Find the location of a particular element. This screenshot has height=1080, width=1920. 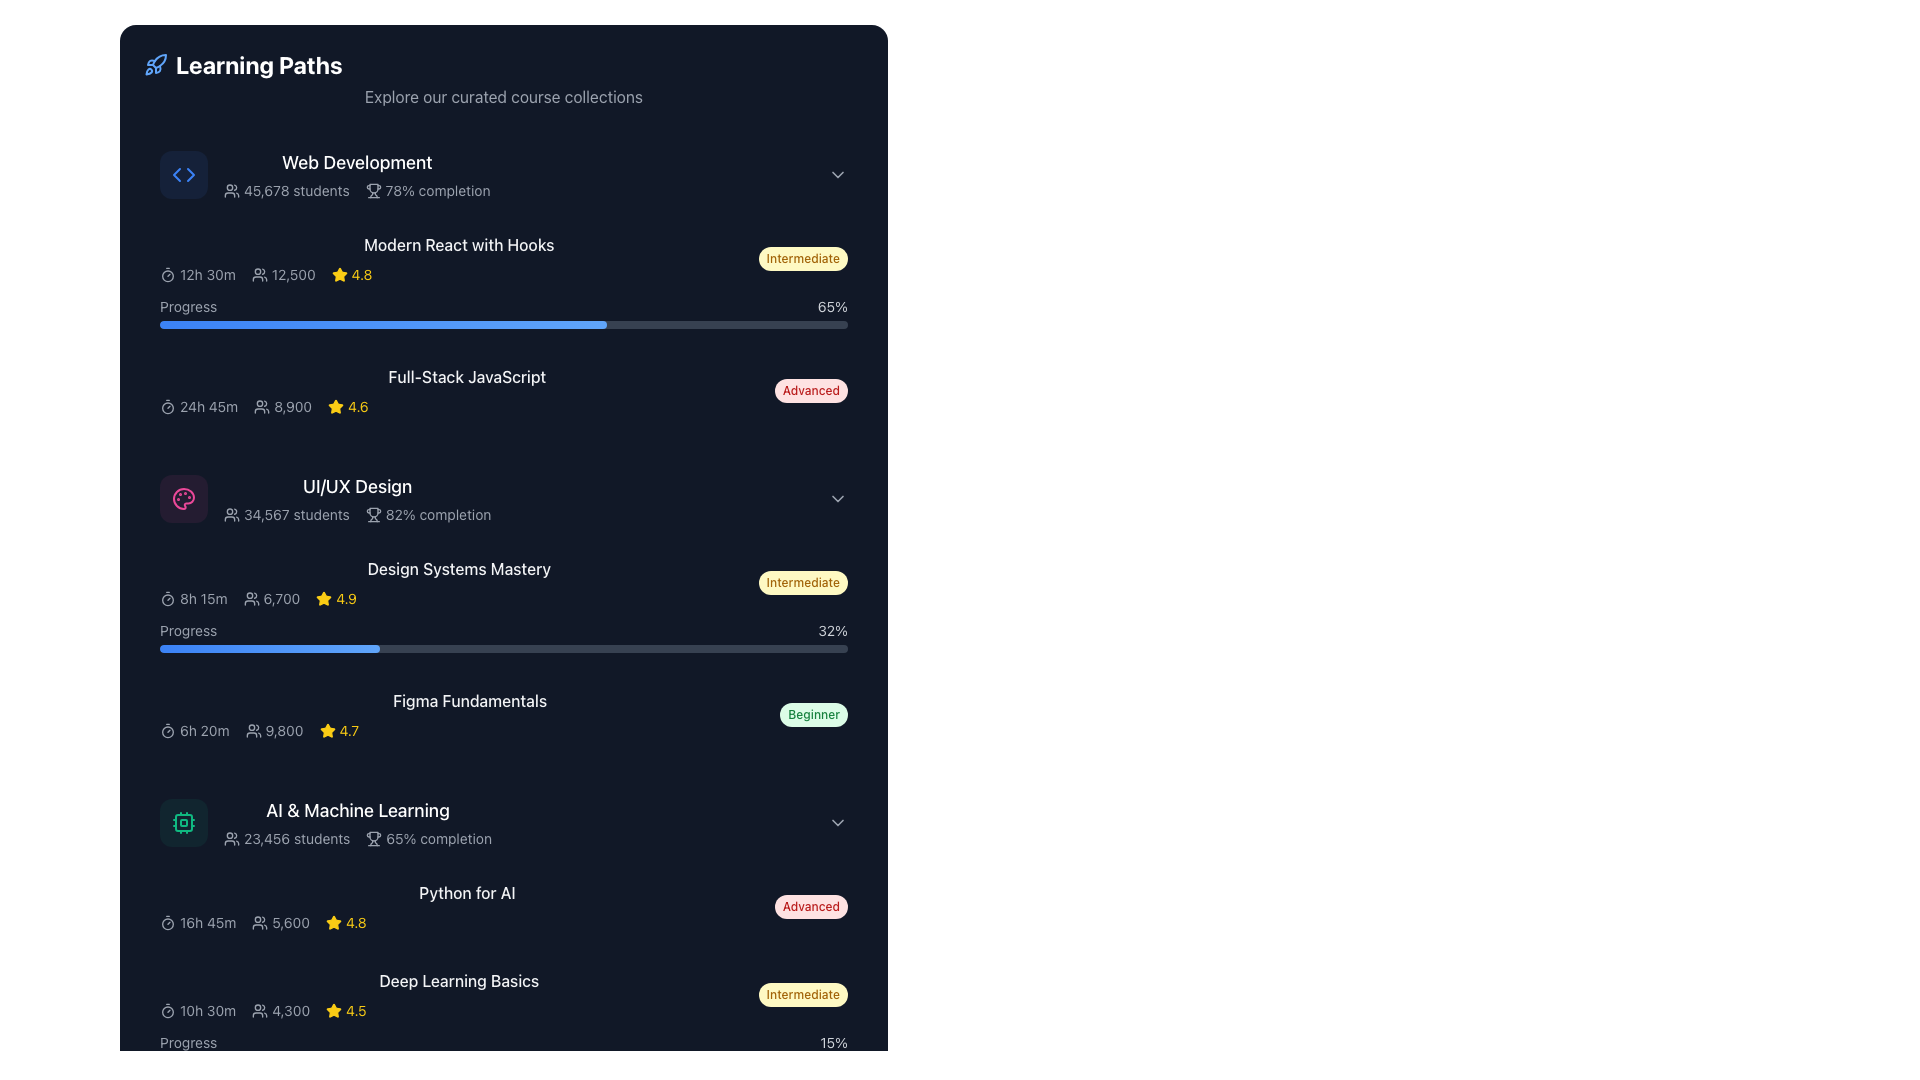

the Data display element showing '23,456 students' and '65% completion' with user and trophy icons is located at coordinates (358, 839).